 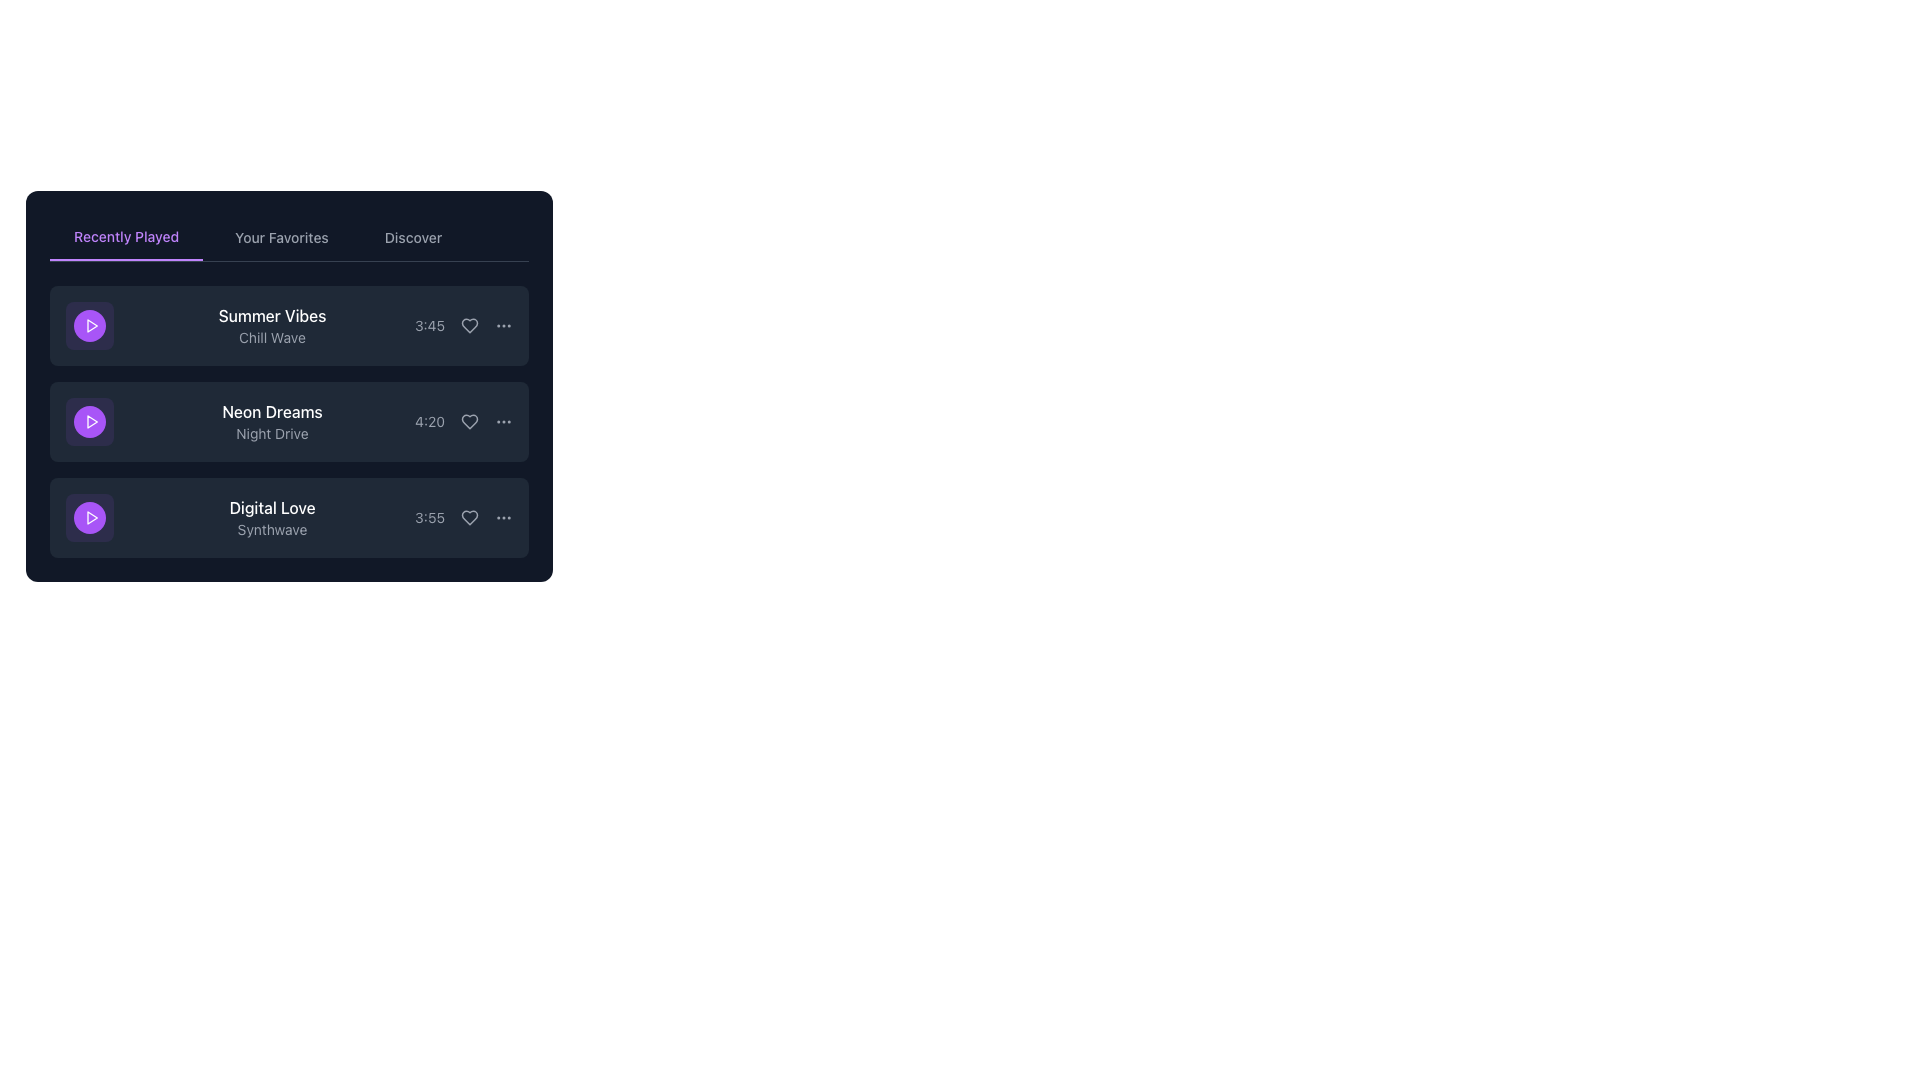 I want to click on the interactive gray heart-shaped icon to favorite or unlike the 'Digital Love' song entry located in the third row, positioned between the duration text '3:55' and other icons, so click(x=469, y=516).